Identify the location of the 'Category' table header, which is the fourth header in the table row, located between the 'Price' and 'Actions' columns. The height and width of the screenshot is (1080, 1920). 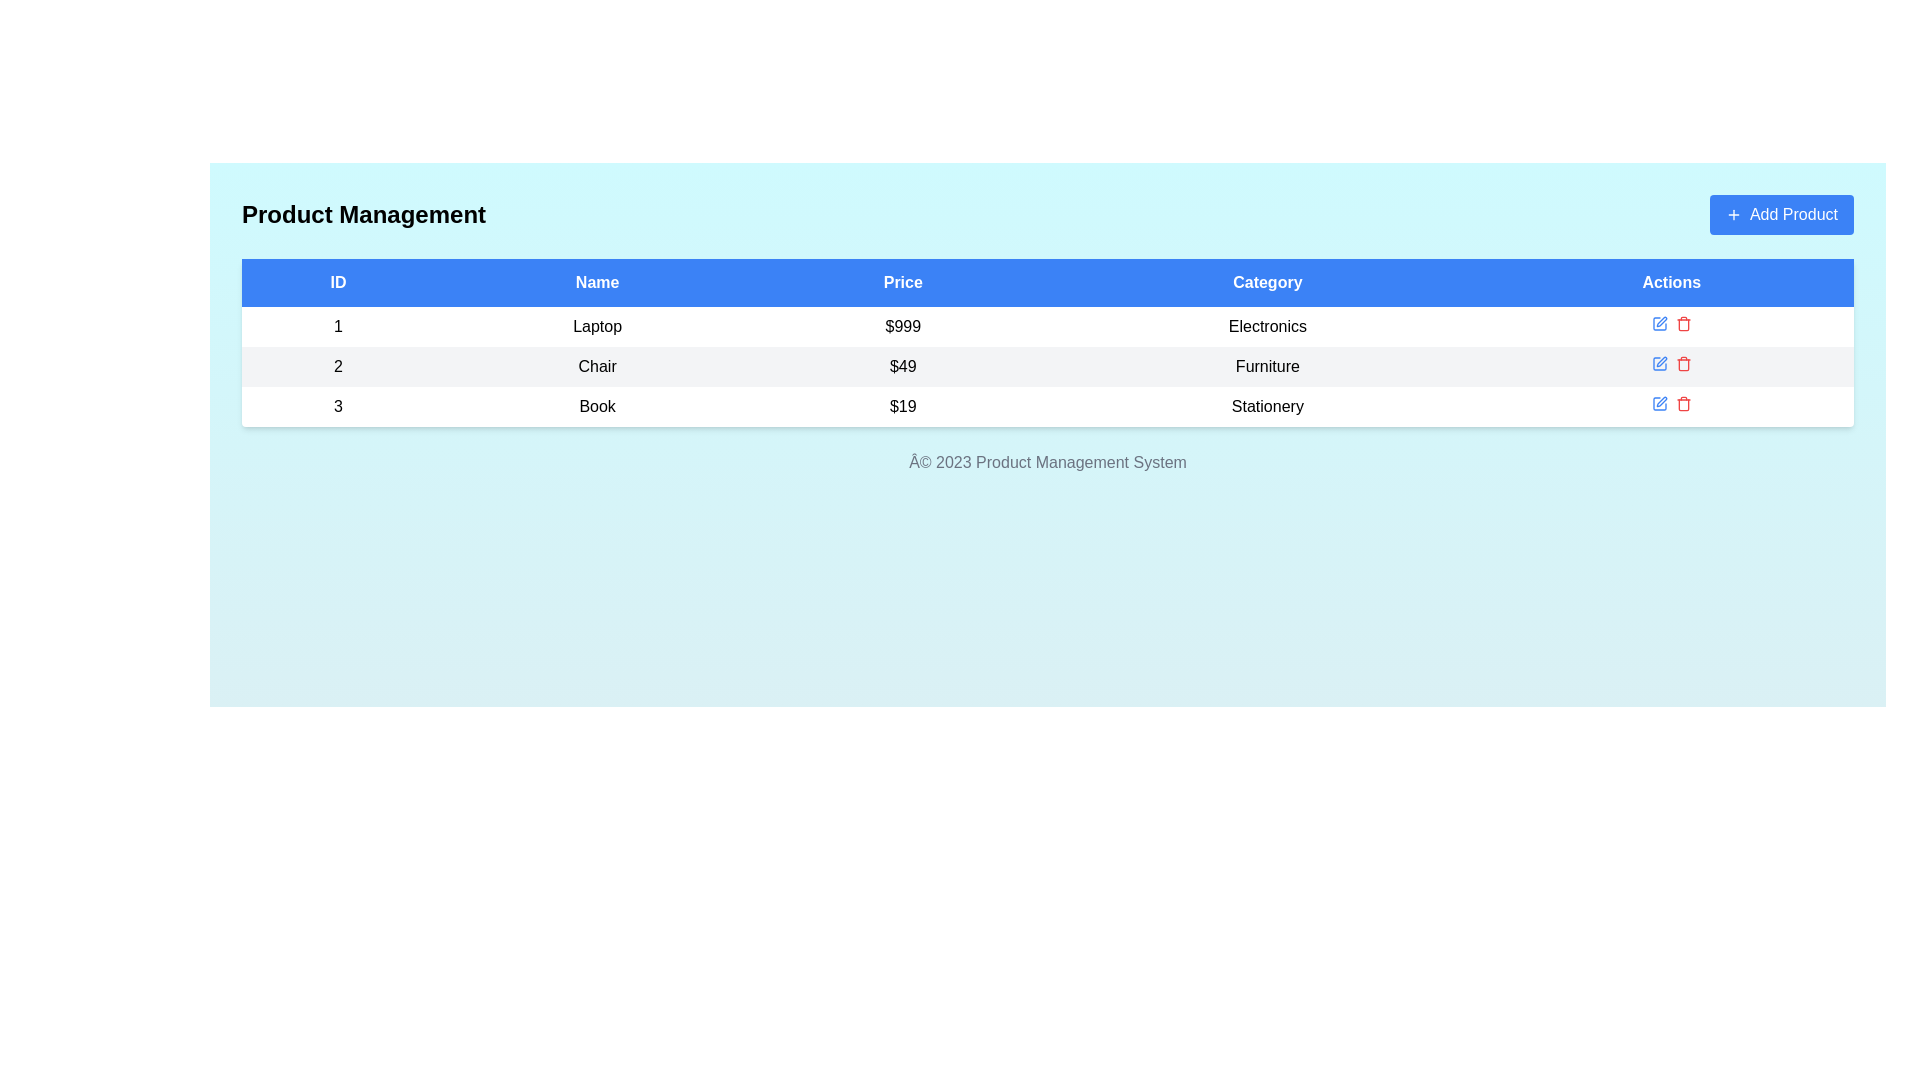
(1266, 282).